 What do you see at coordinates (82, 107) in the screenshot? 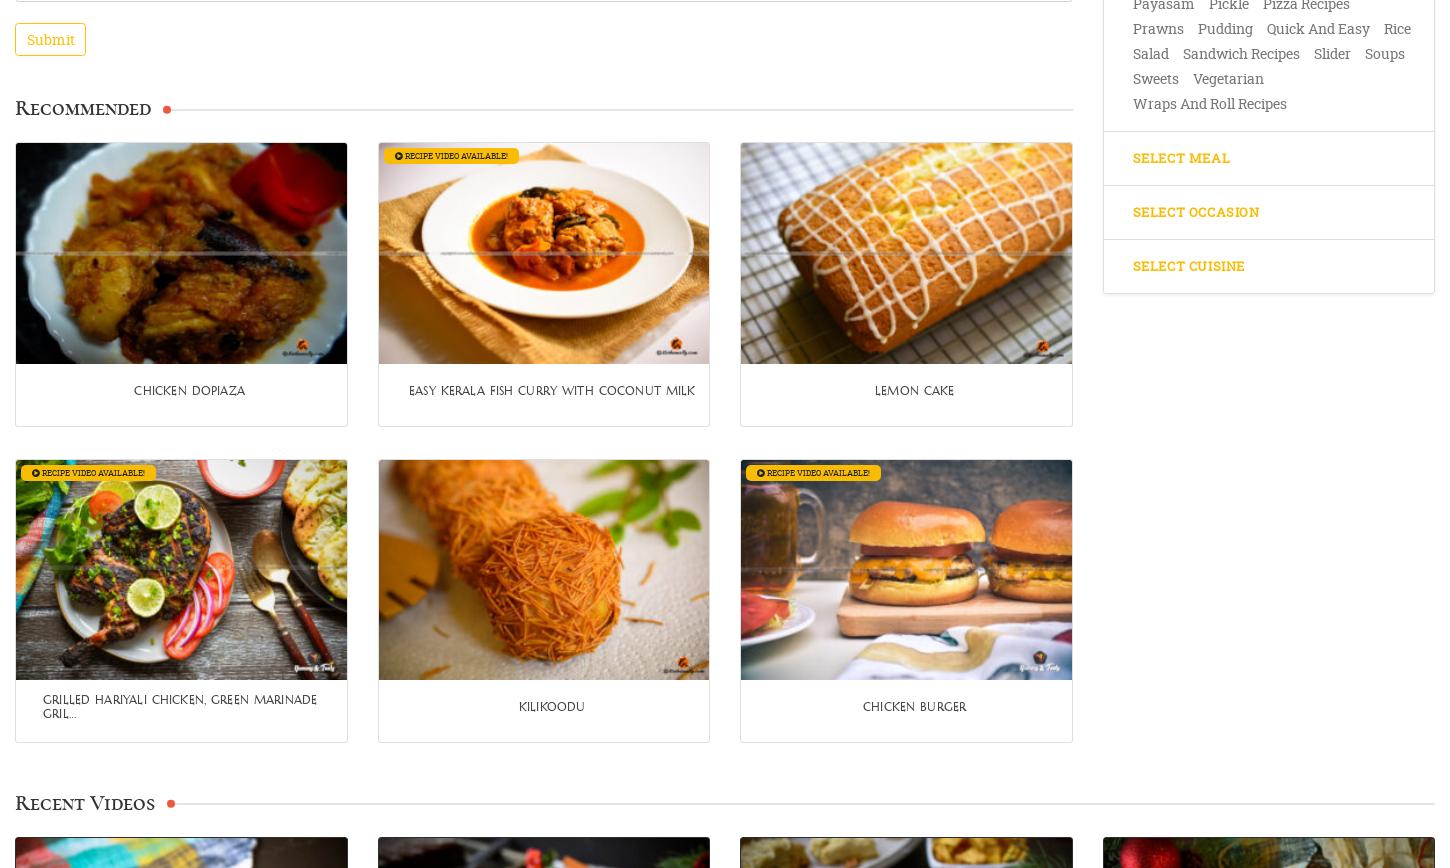
I see `'Recommended'` at bounding box center [82, 107].